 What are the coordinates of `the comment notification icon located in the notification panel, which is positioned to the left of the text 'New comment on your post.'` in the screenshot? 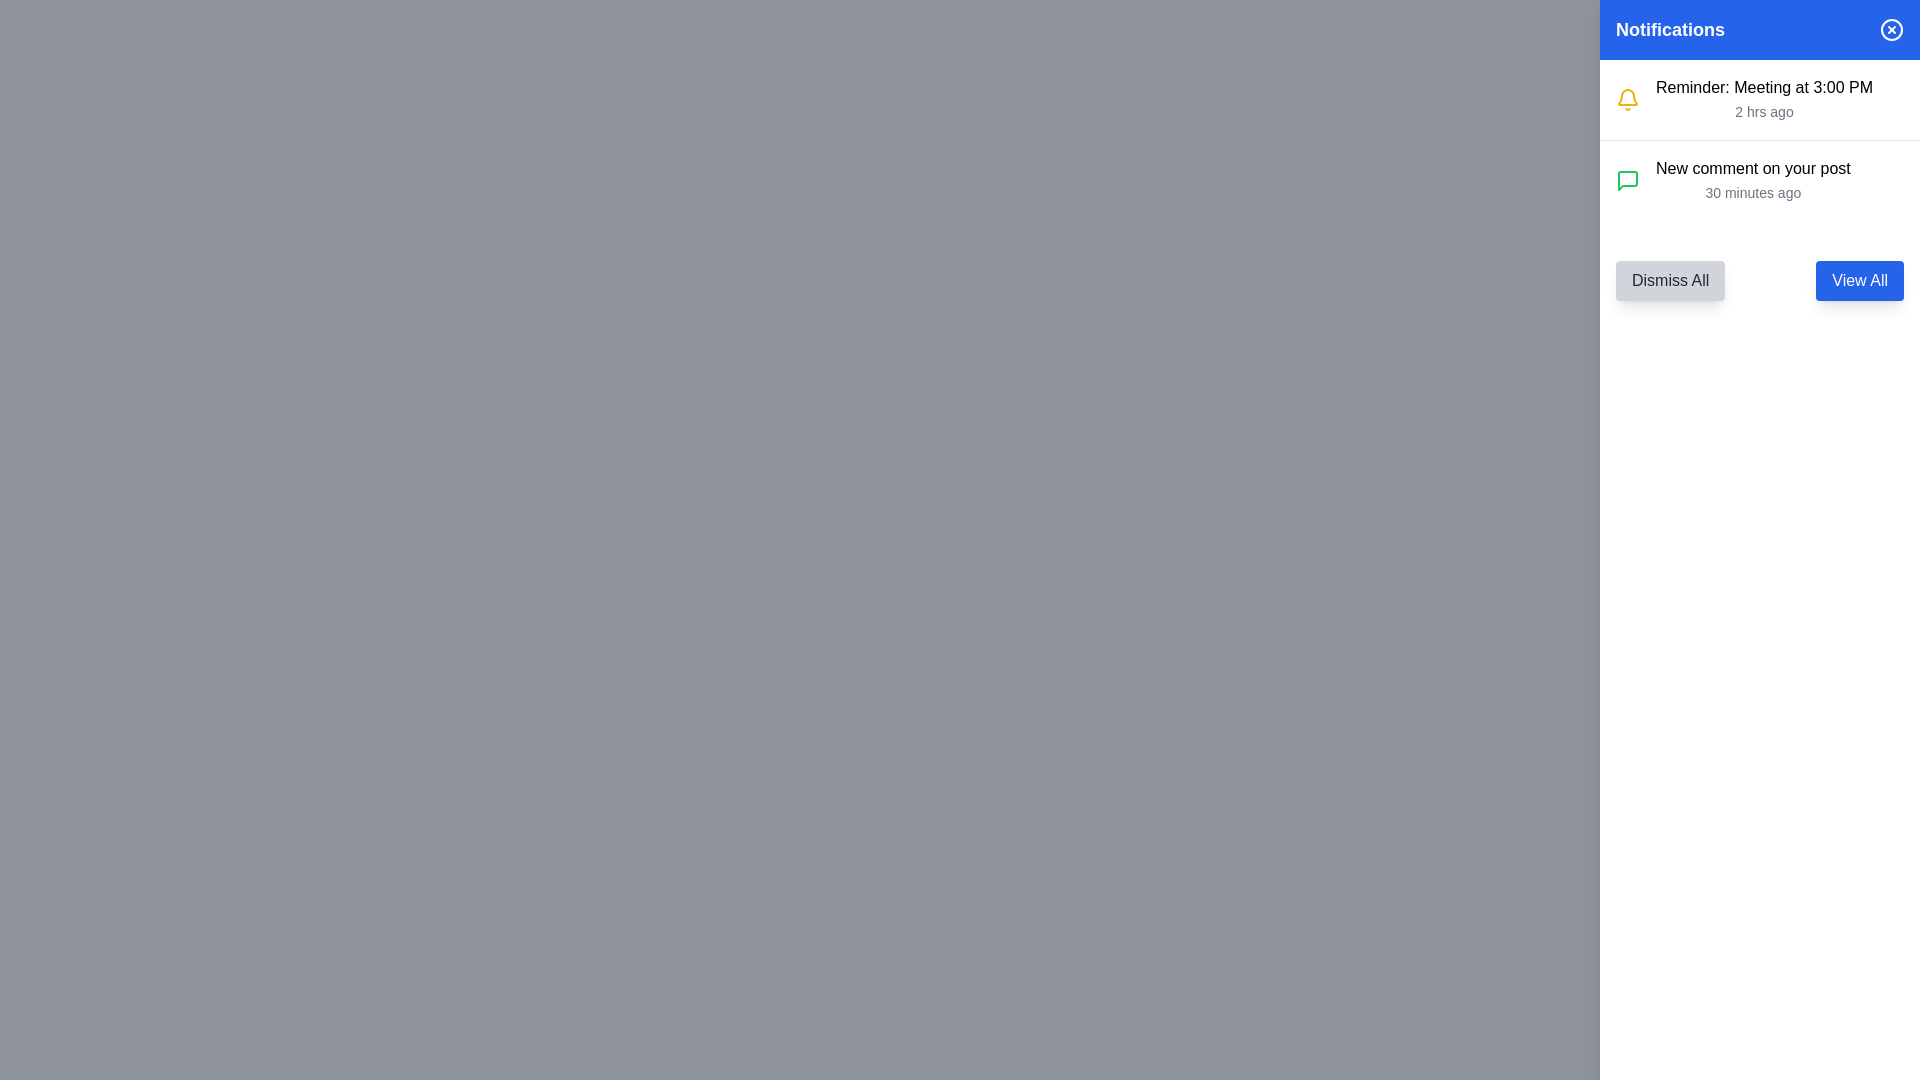 It's located at (1627, 181).